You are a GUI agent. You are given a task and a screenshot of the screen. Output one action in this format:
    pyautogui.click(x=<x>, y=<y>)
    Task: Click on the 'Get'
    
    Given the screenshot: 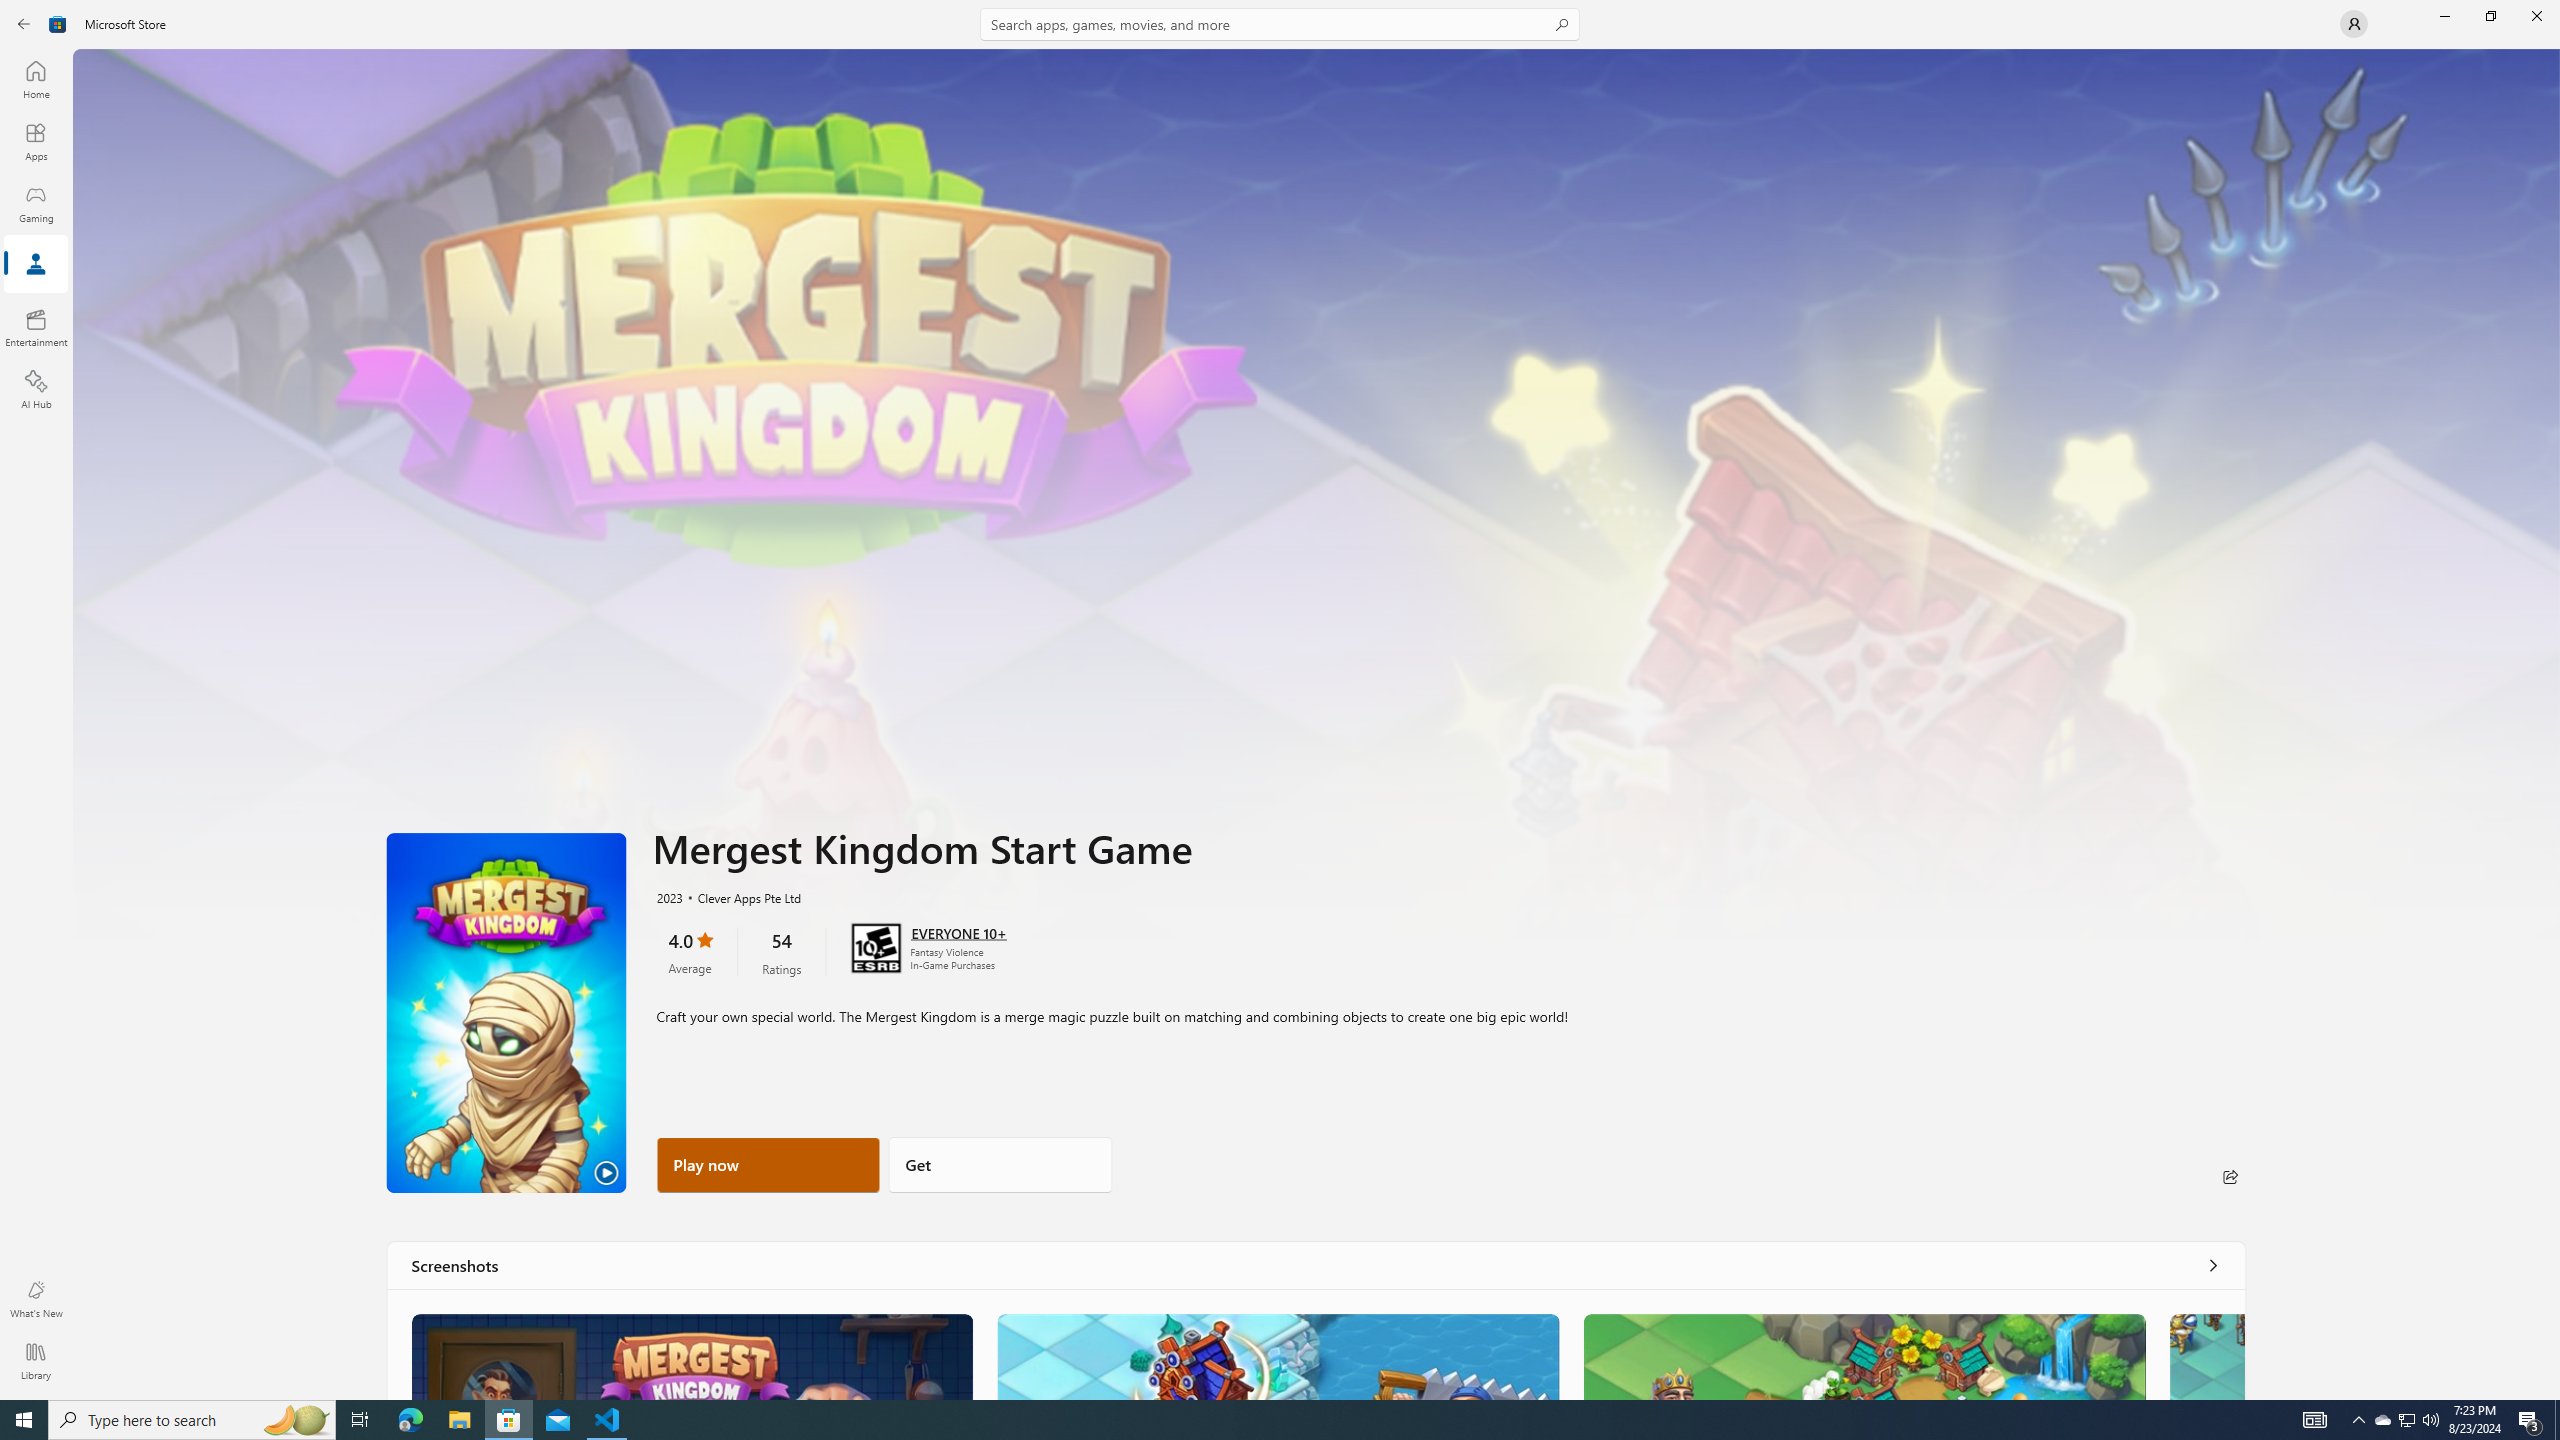 What is the action you would take?
    pyautogui.click(x=998, y=1164)
    